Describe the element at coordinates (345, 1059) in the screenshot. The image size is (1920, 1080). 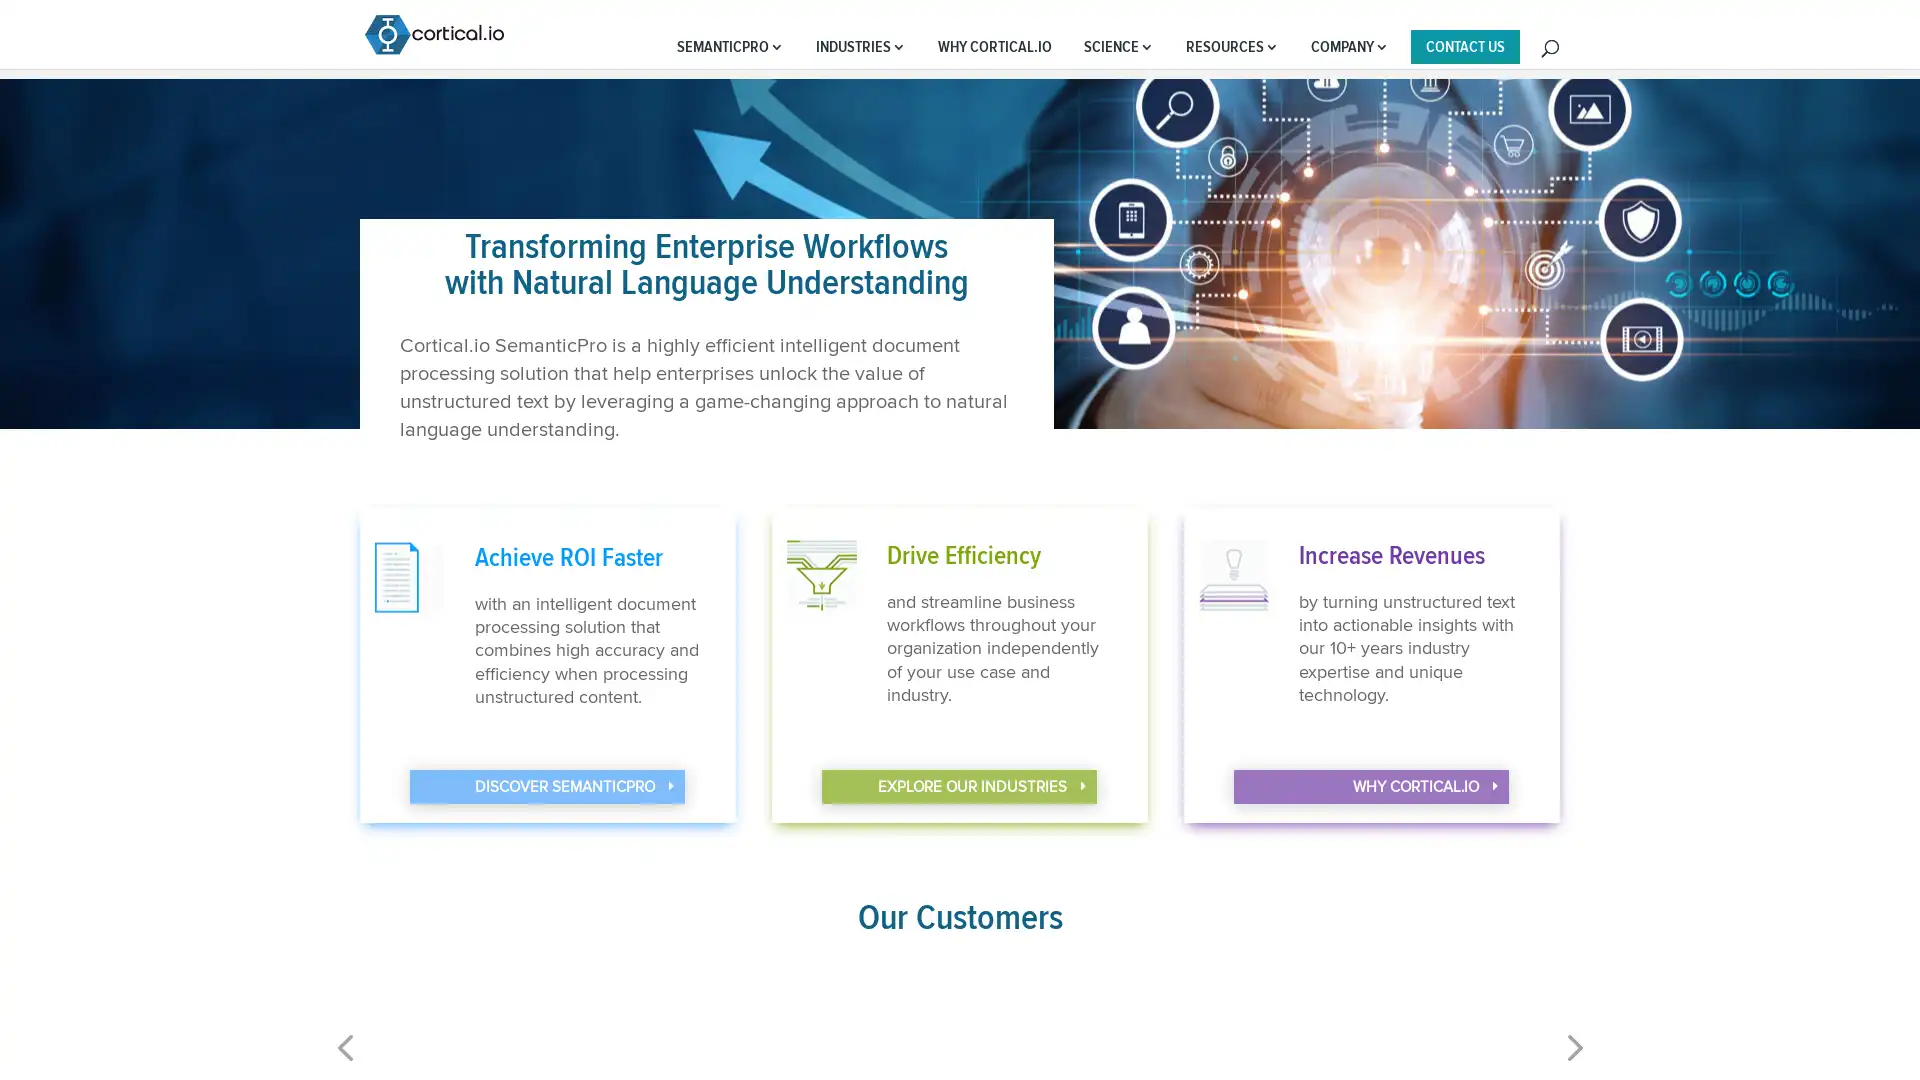
I see `Previous Item` at that location.